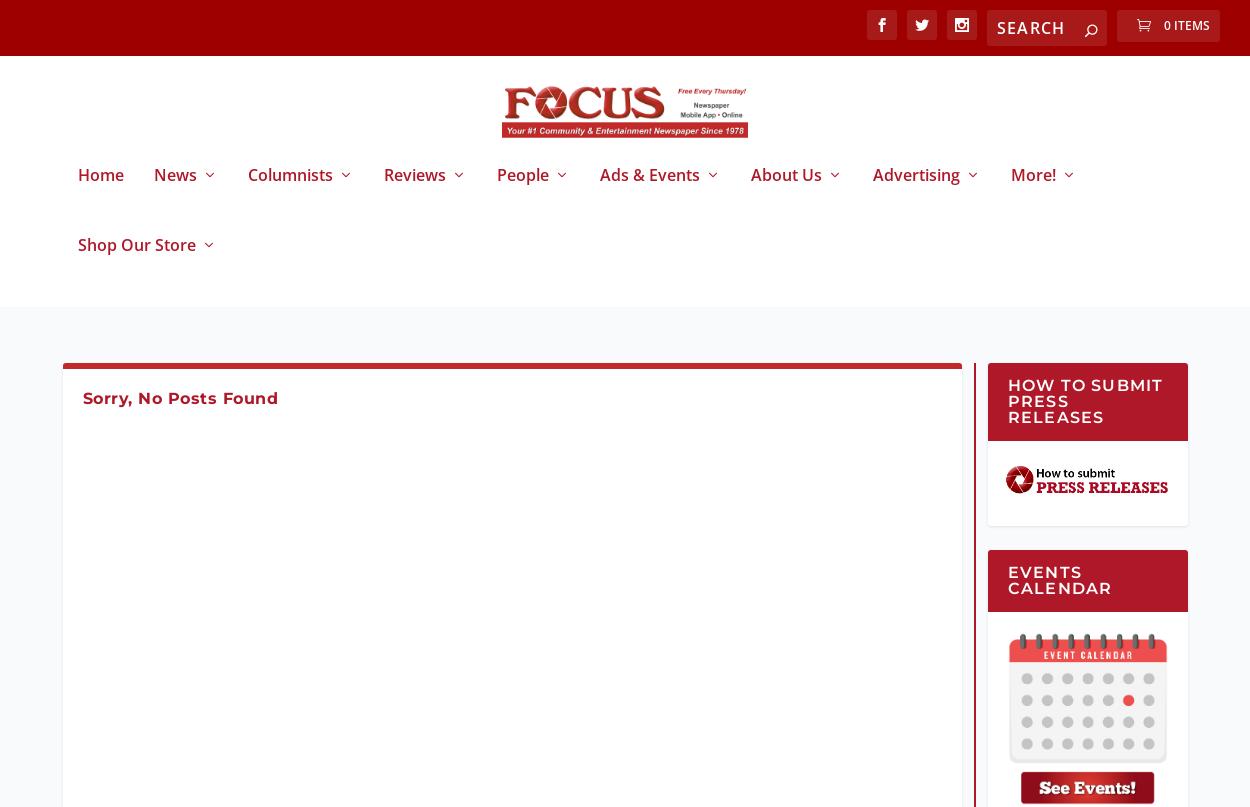 The width and height of the screenshot is (1250, 807). I want to click on 'Advertising', so click(915, 191).